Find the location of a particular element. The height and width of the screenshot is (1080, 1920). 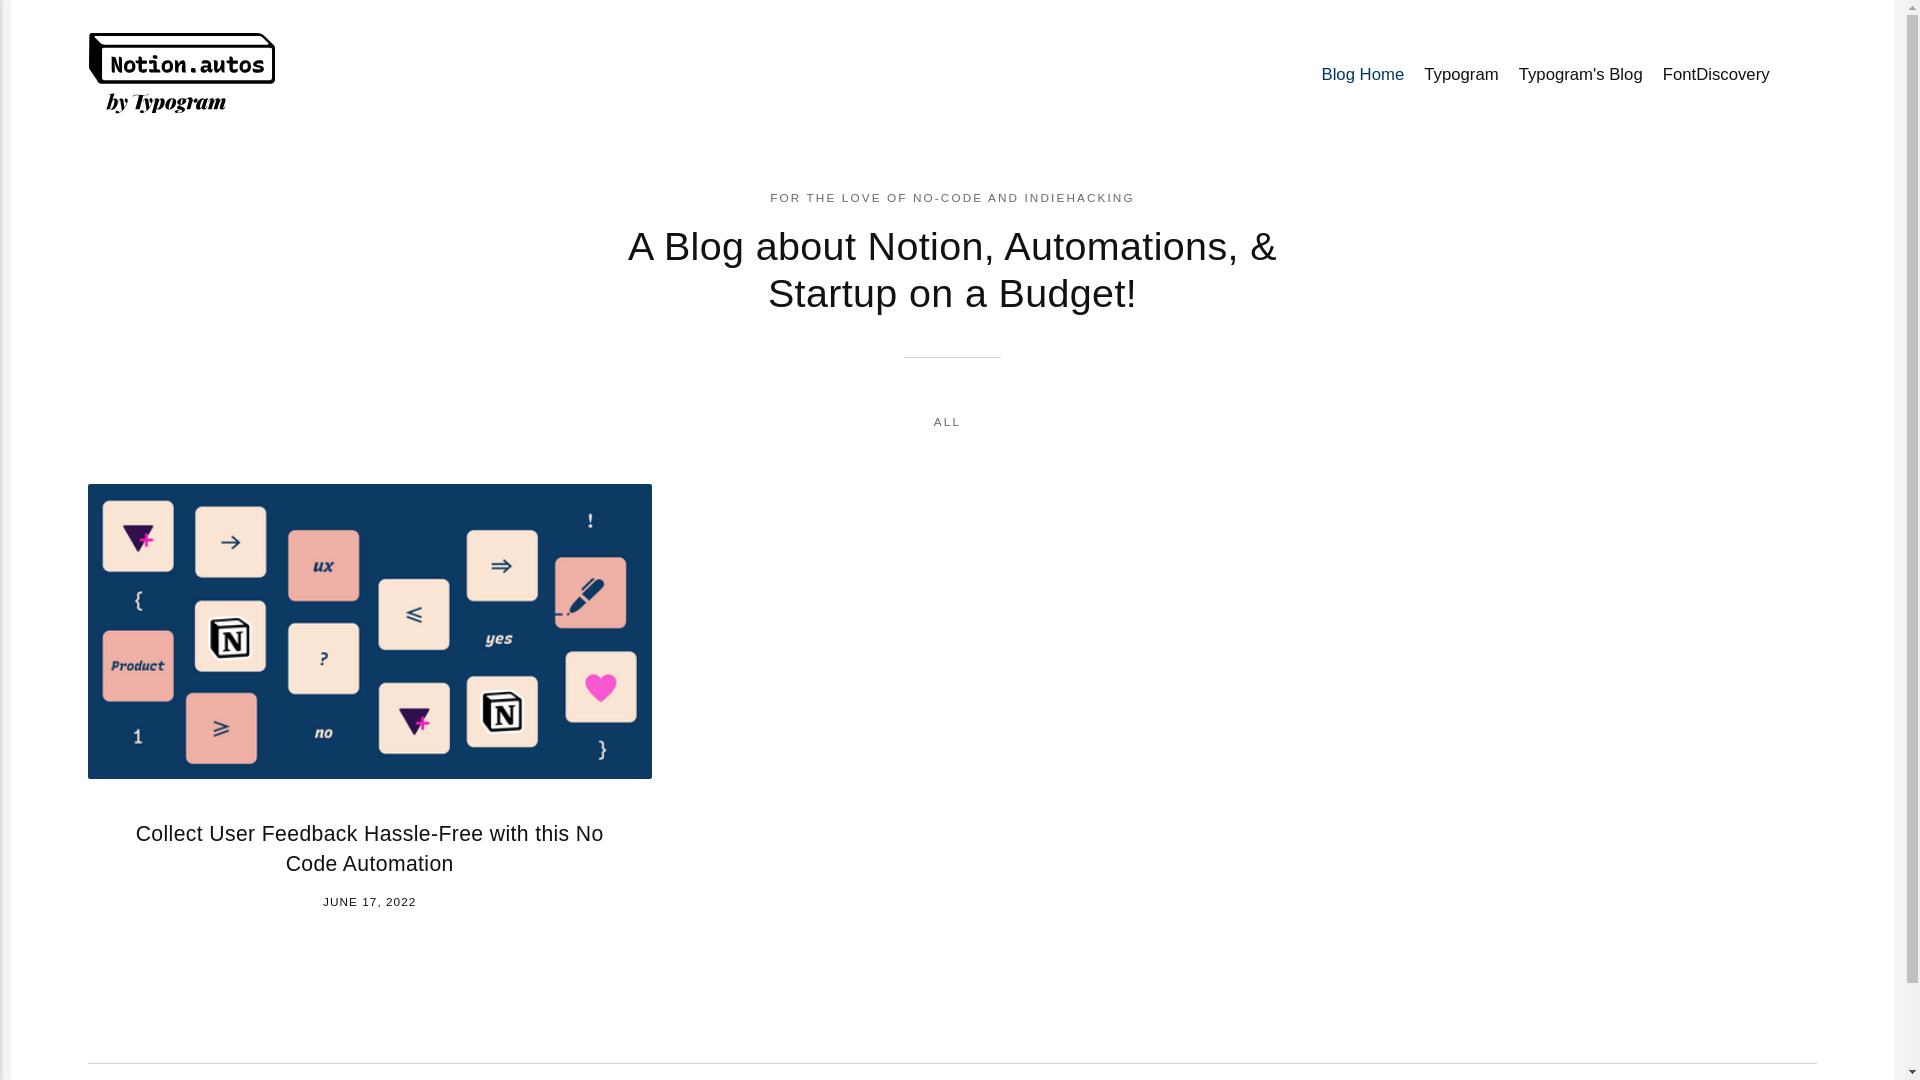

'Blog Home' is located at coordinates (1310, 74).